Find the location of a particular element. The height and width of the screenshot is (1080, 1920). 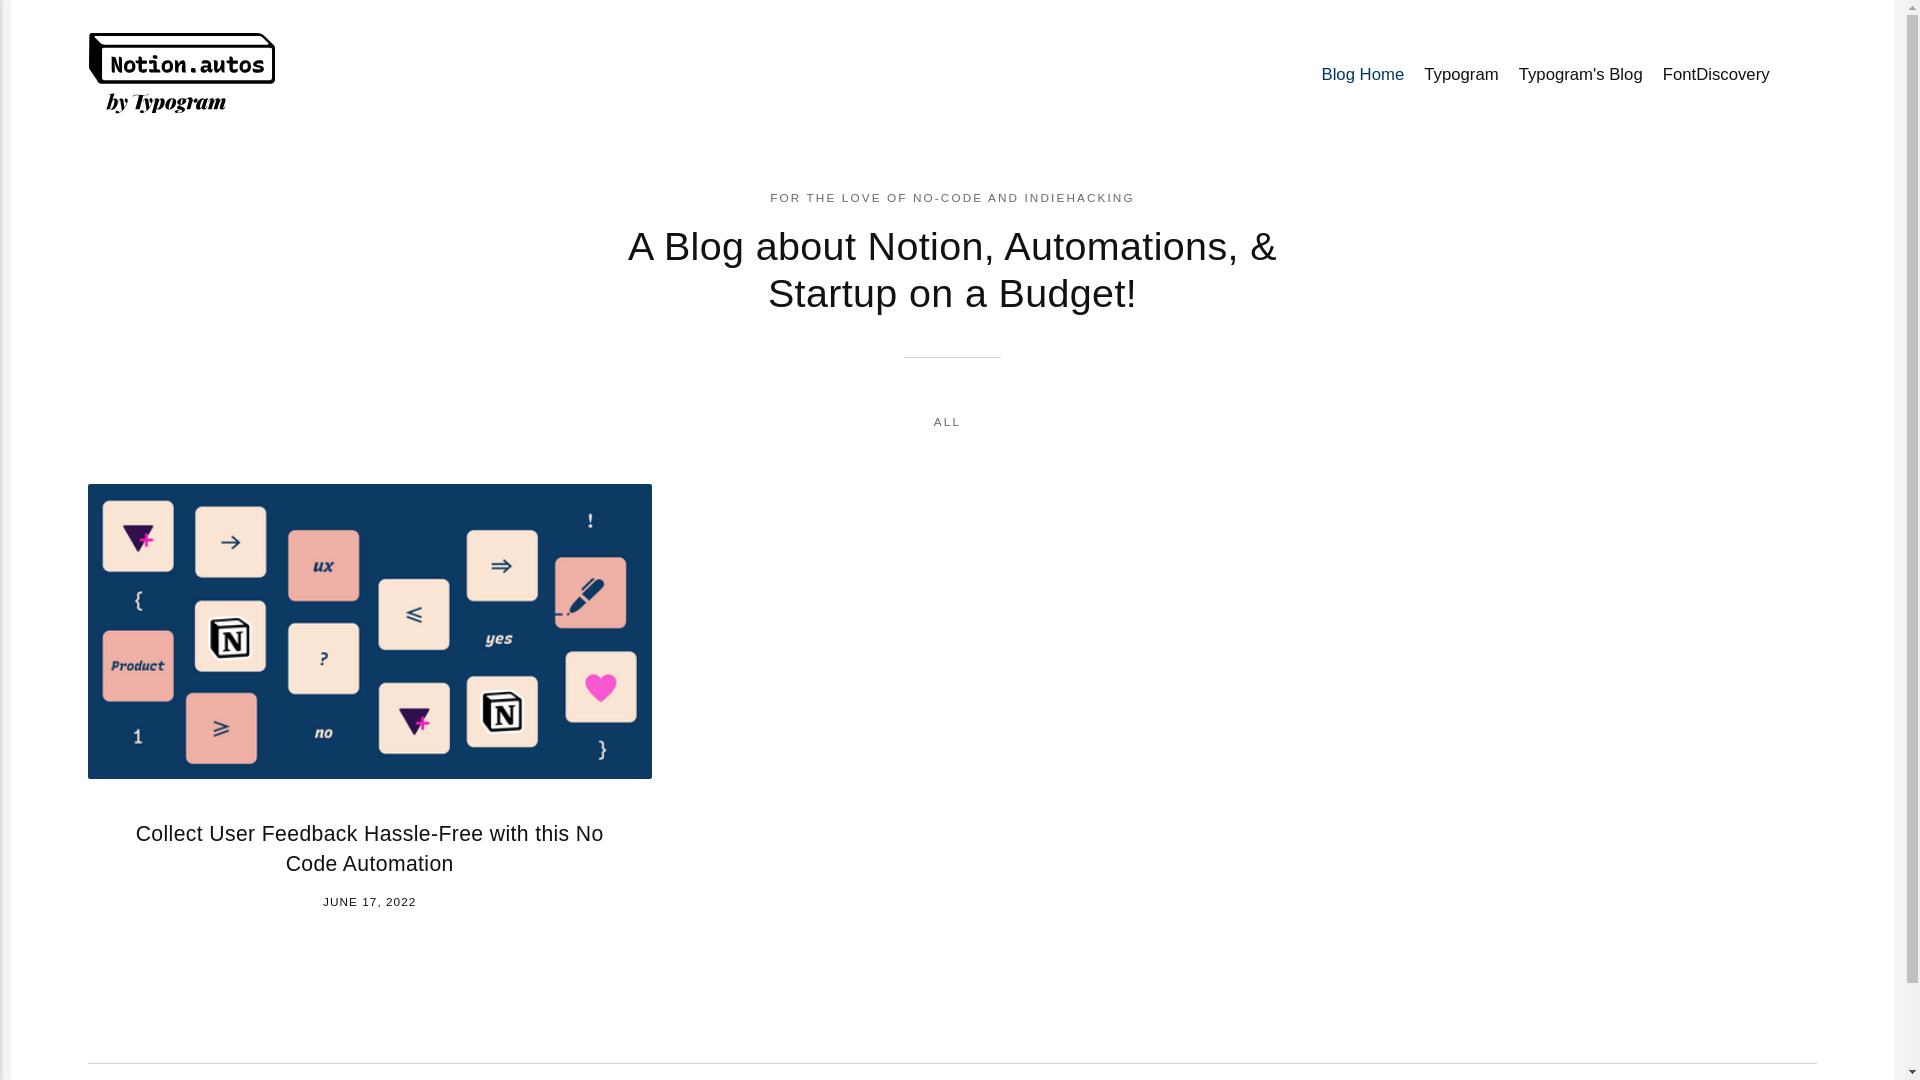

'Blog Home' is located at coordinates (1310, 74).